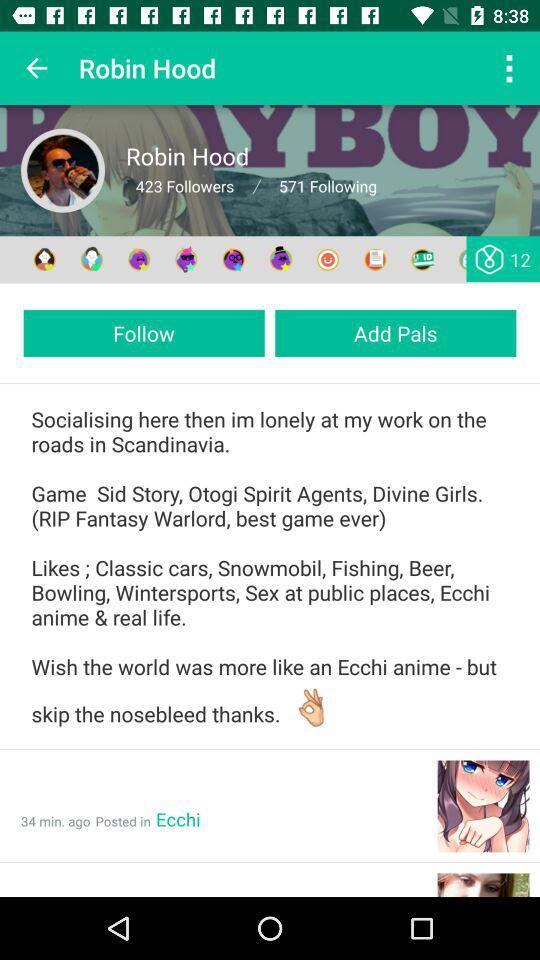  Describe the element at coordinates (395, 333) in the screenshot. I see `the item on the right` at that location.